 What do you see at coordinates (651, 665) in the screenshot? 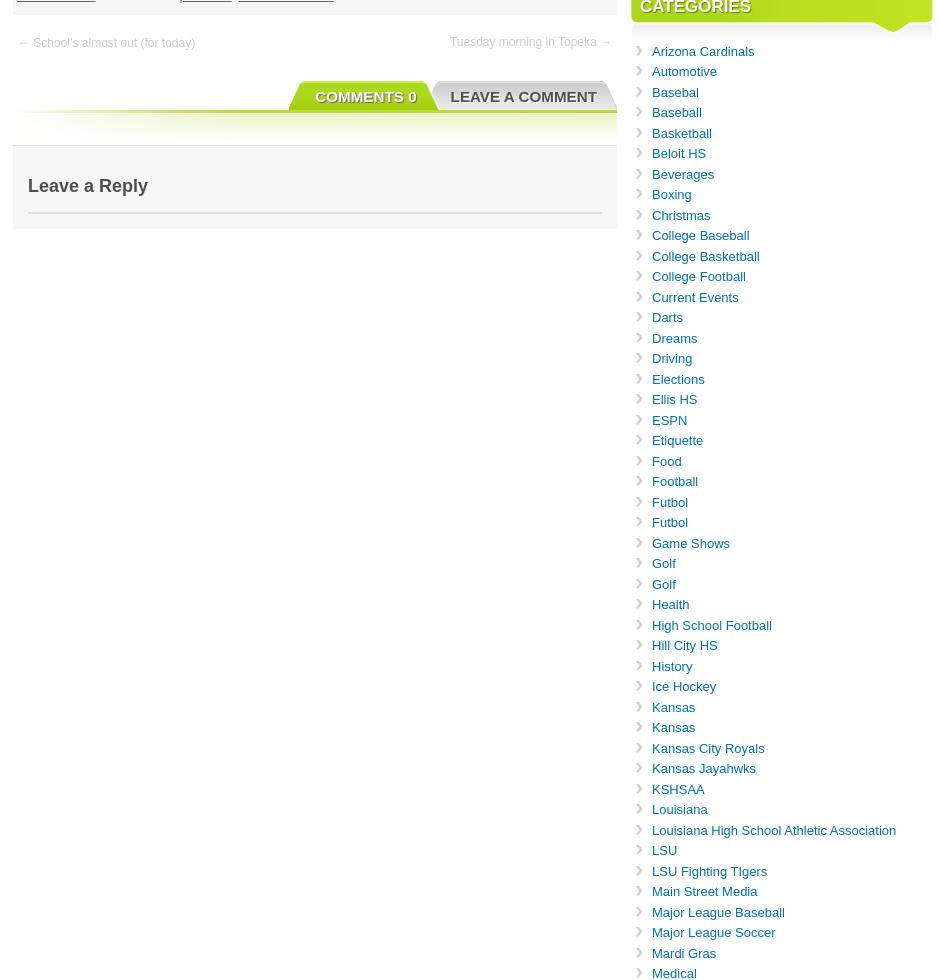
I see `'History'` at bounding box center [651, 665].